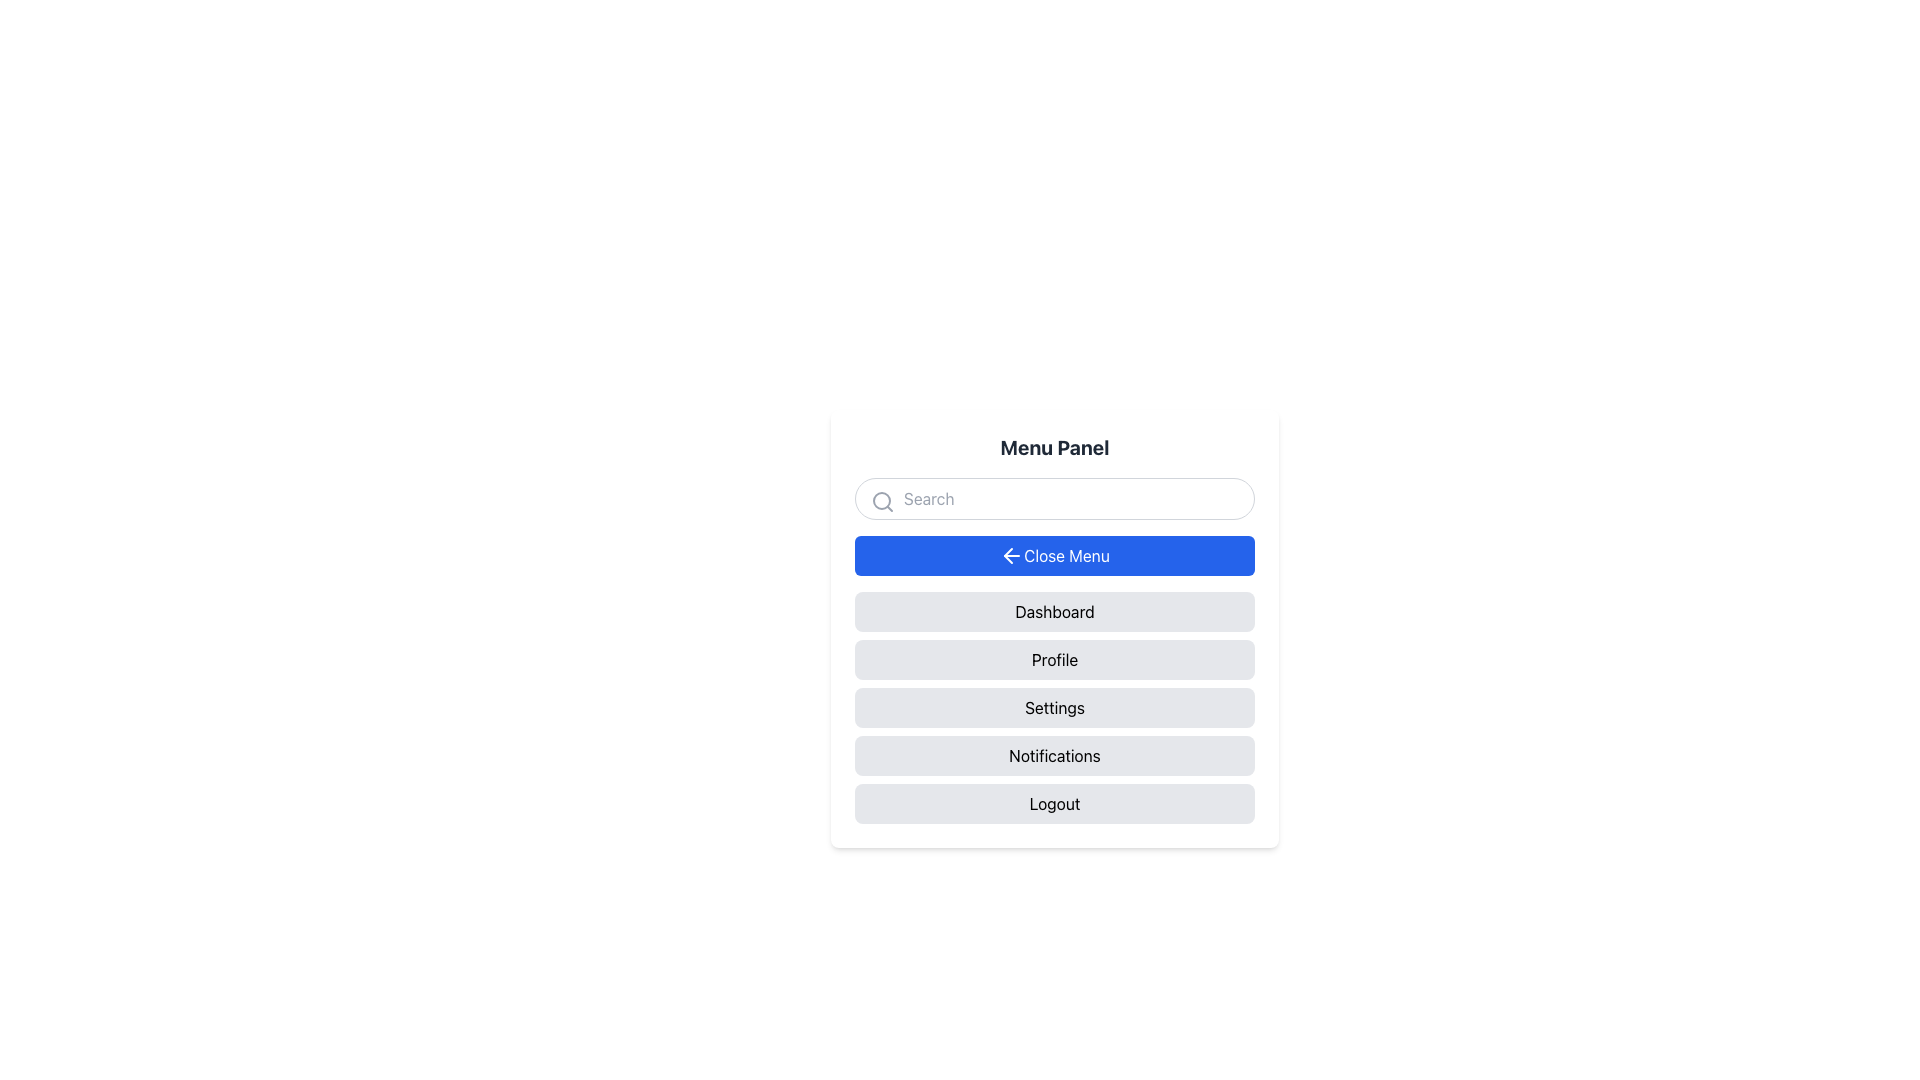 The height and width of the screenshot is (1080, 1920). I want to click on the search input field located below the 'Menu Panel' title, so click(1054, 497).